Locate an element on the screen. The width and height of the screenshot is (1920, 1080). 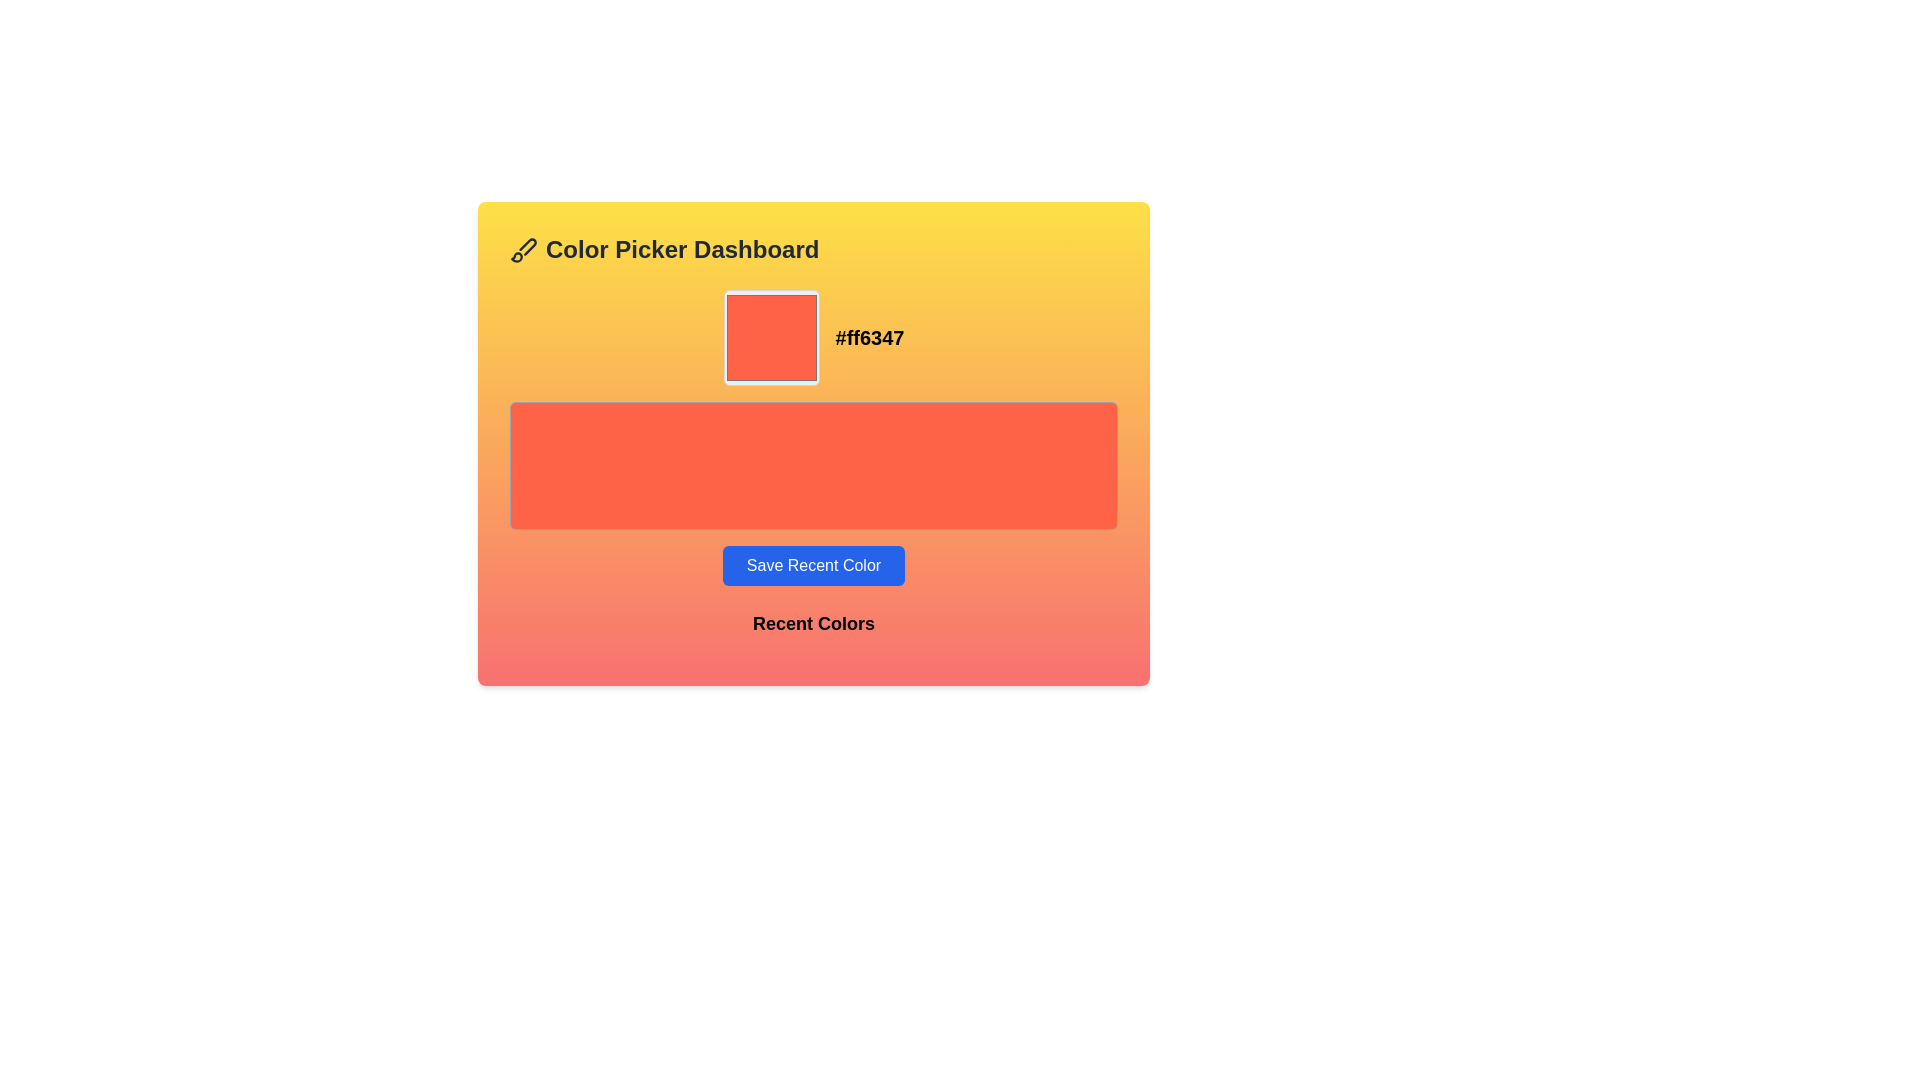
the 'Recent Colors' text header, which is bold and prominently displayed against a gradient background, indicating a section header for the content below is located at coordinates (814, 632).